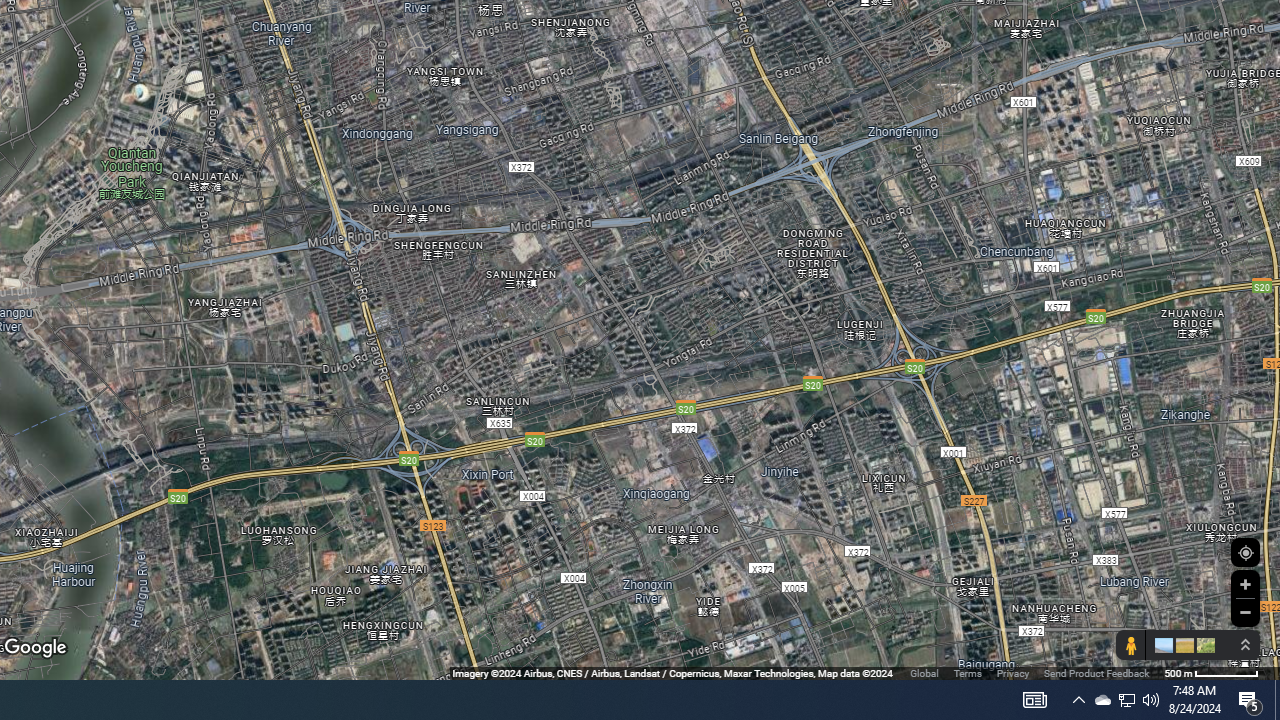  What do you see at coordinates (1202, 645) in the screenshot?
I see `'Show imagery'` at bounding box center [1202, 645].